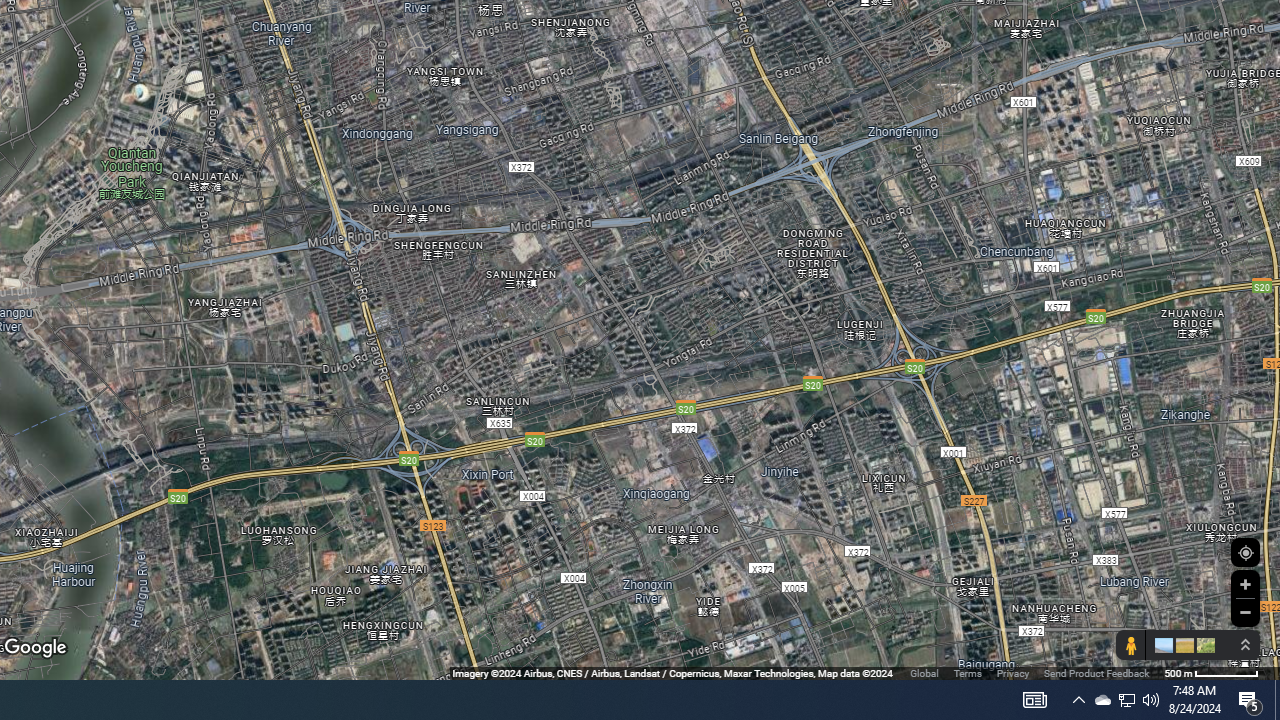  What do you see at coordinates (1202, 645) in the screenshot?
I see `'Show imagery'` at bounding box center [1202, 645].